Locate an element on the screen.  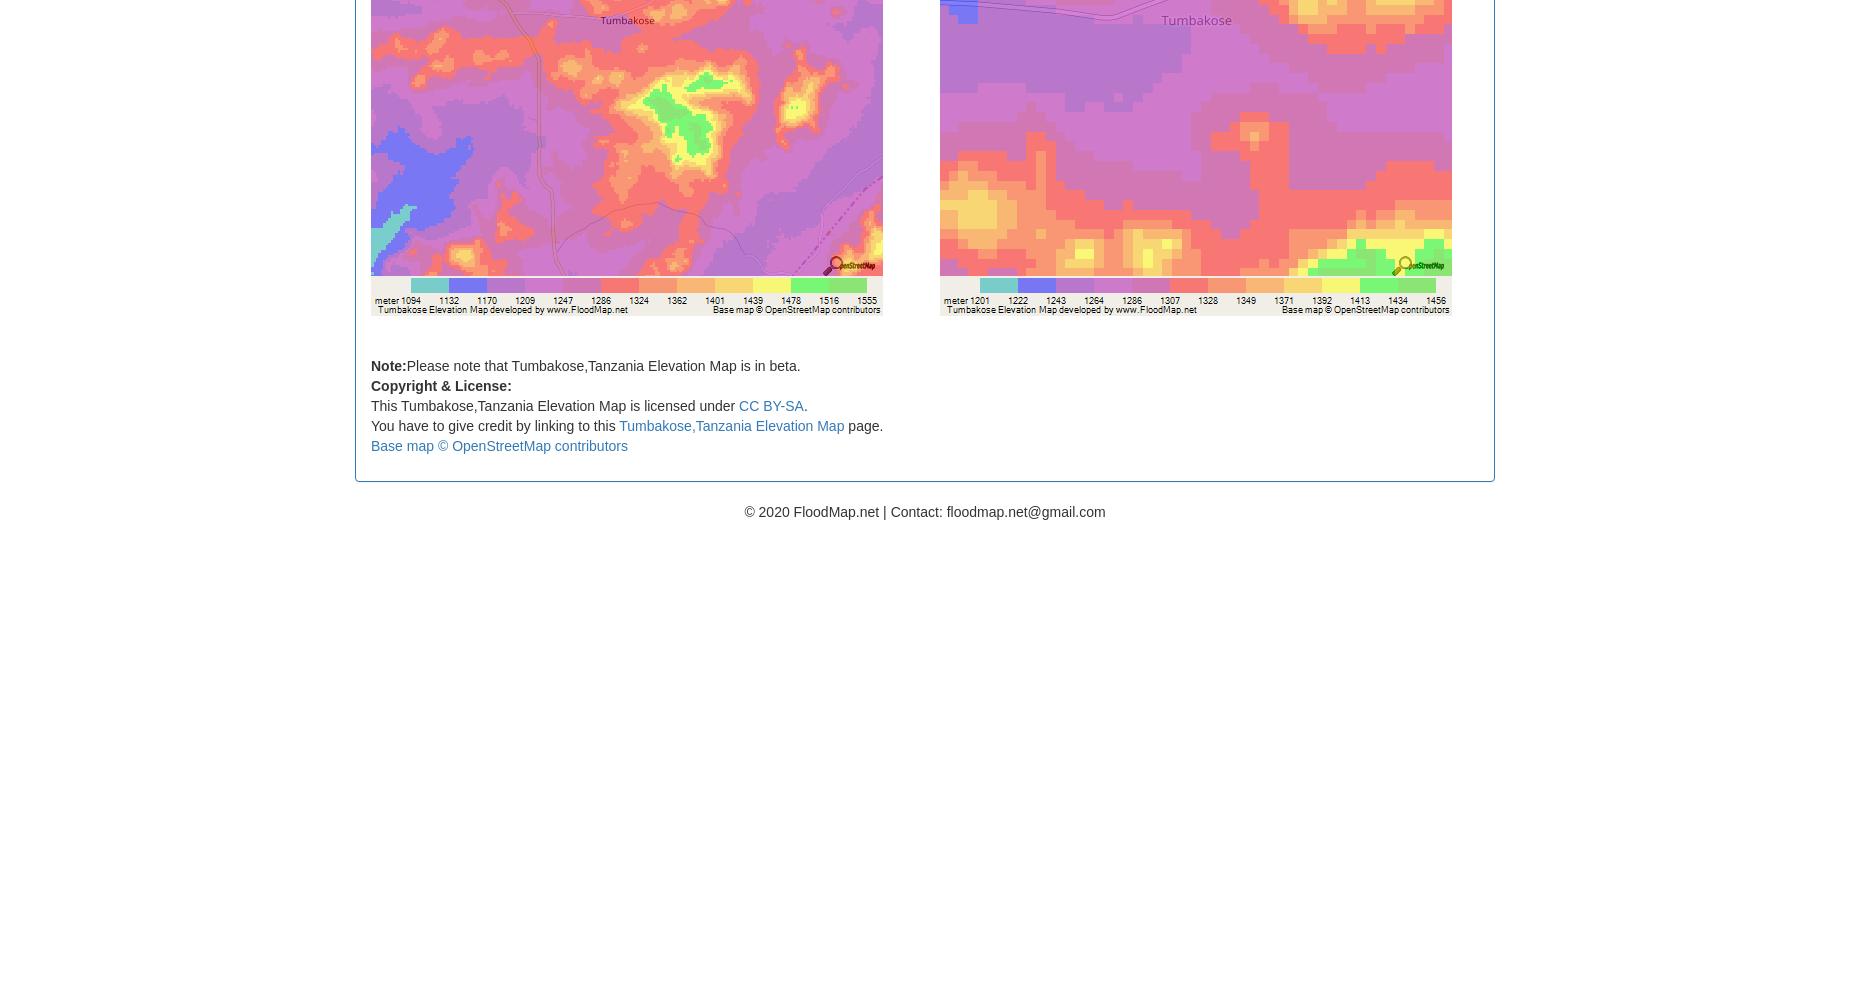
'Note:' is located at coordinates (387, 364).